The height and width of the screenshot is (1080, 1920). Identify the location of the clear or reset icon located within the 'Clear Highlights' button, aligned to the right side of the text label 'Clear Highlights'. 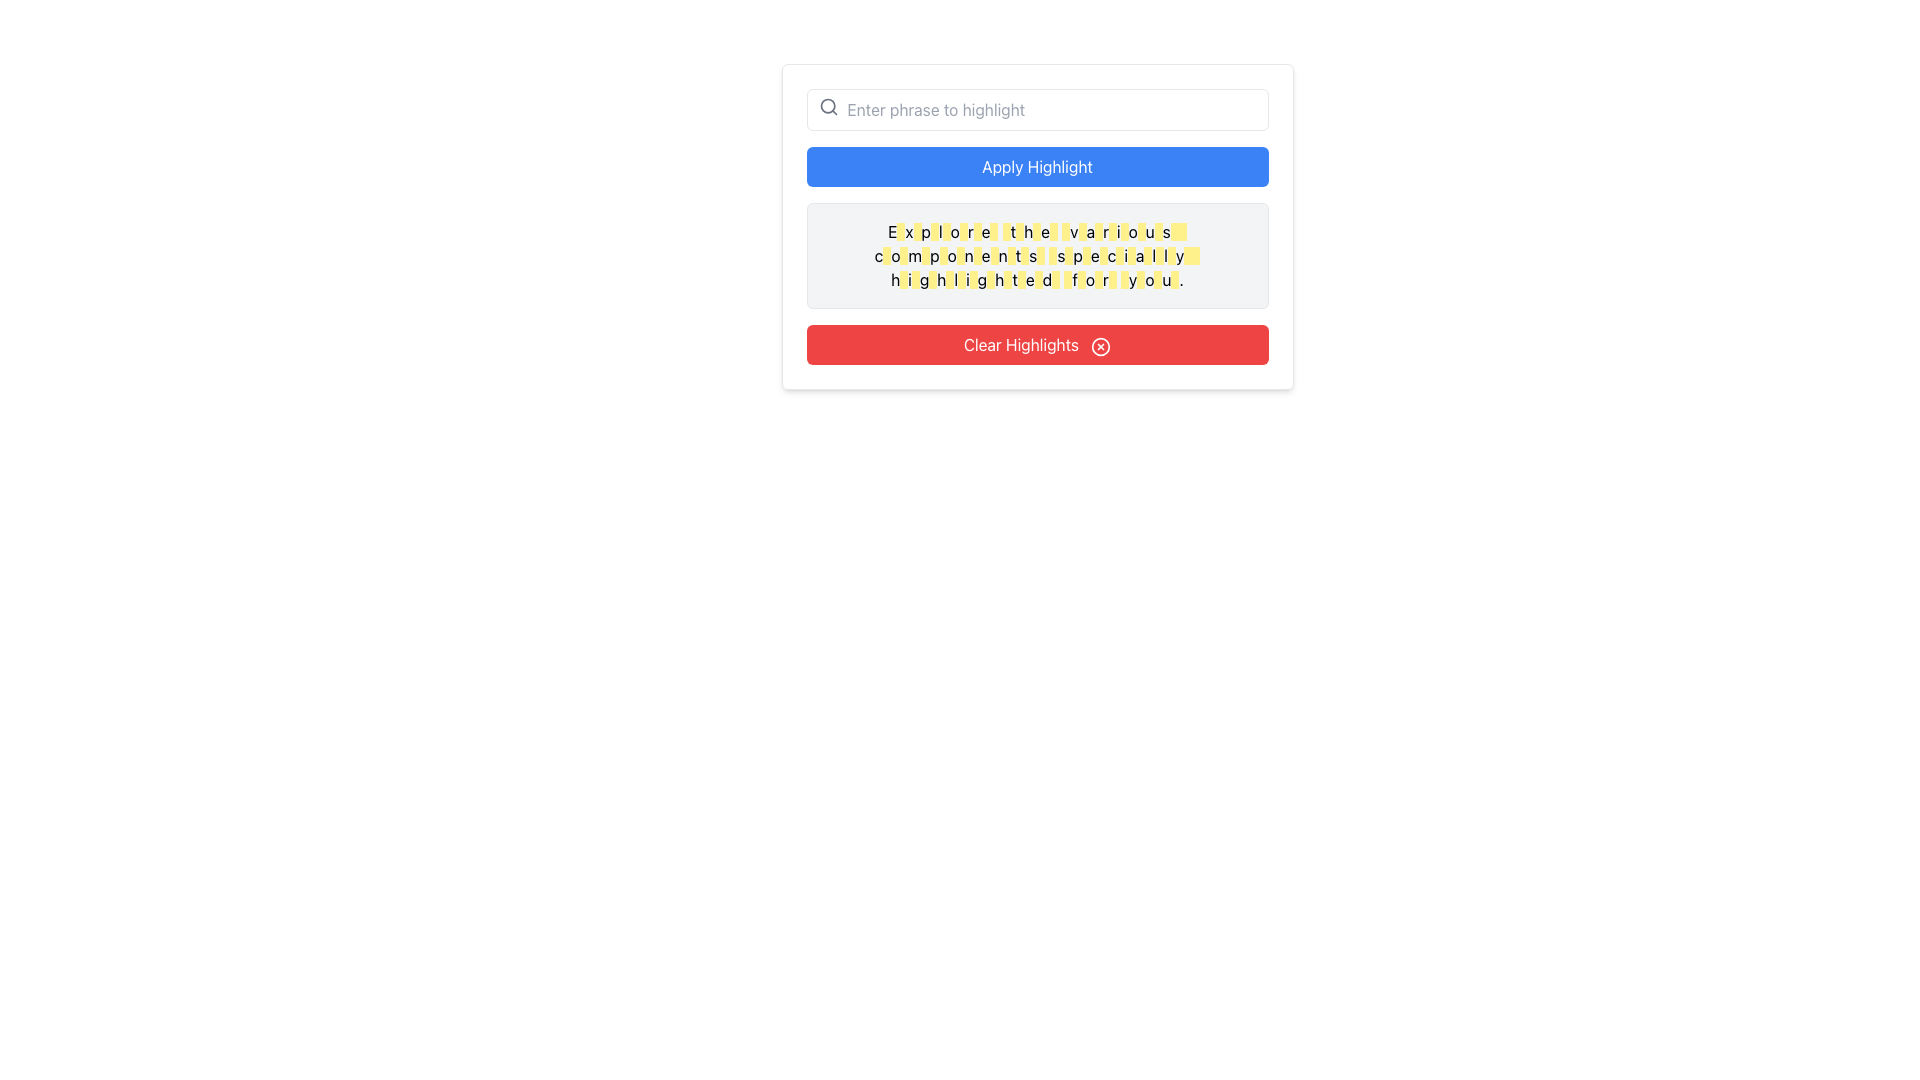
(1100, 345).